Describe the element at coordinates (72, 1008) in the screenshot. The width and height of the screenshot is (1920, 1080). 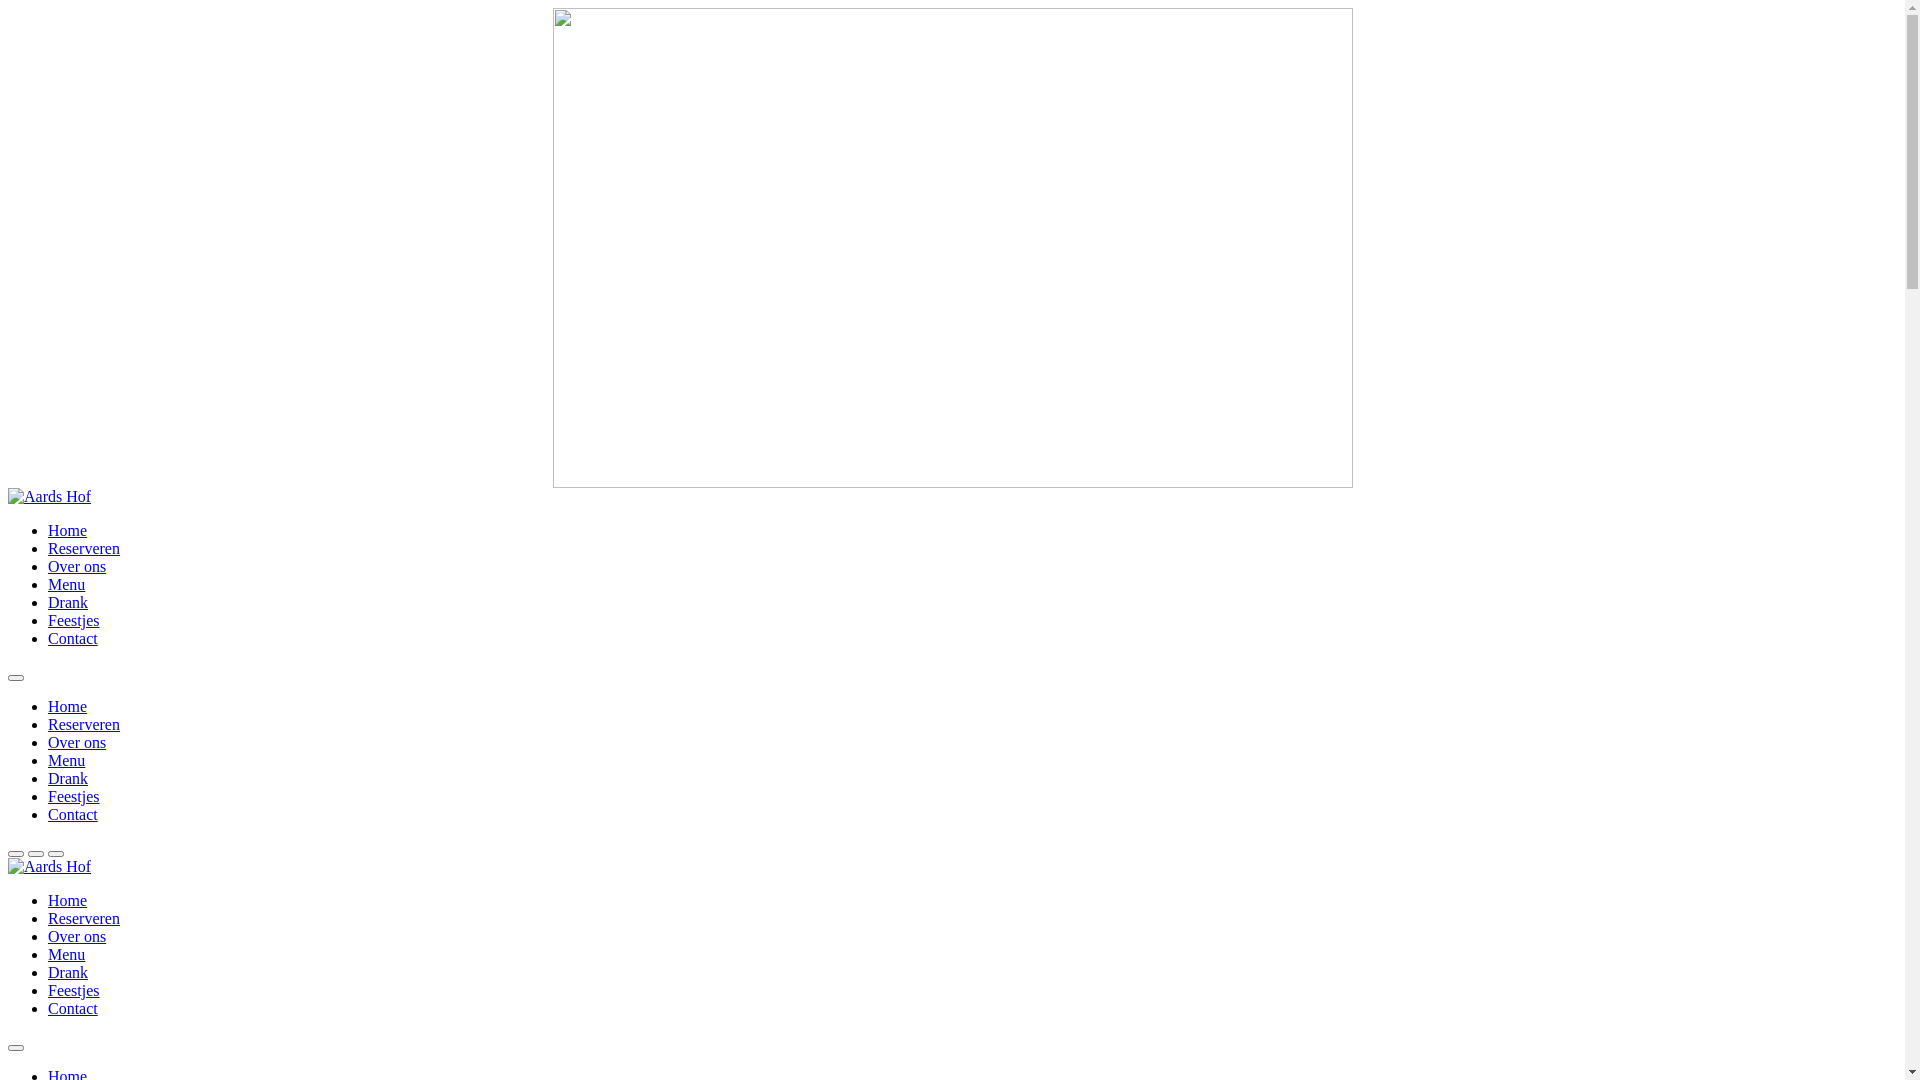
I see `'Contact'` at that location.